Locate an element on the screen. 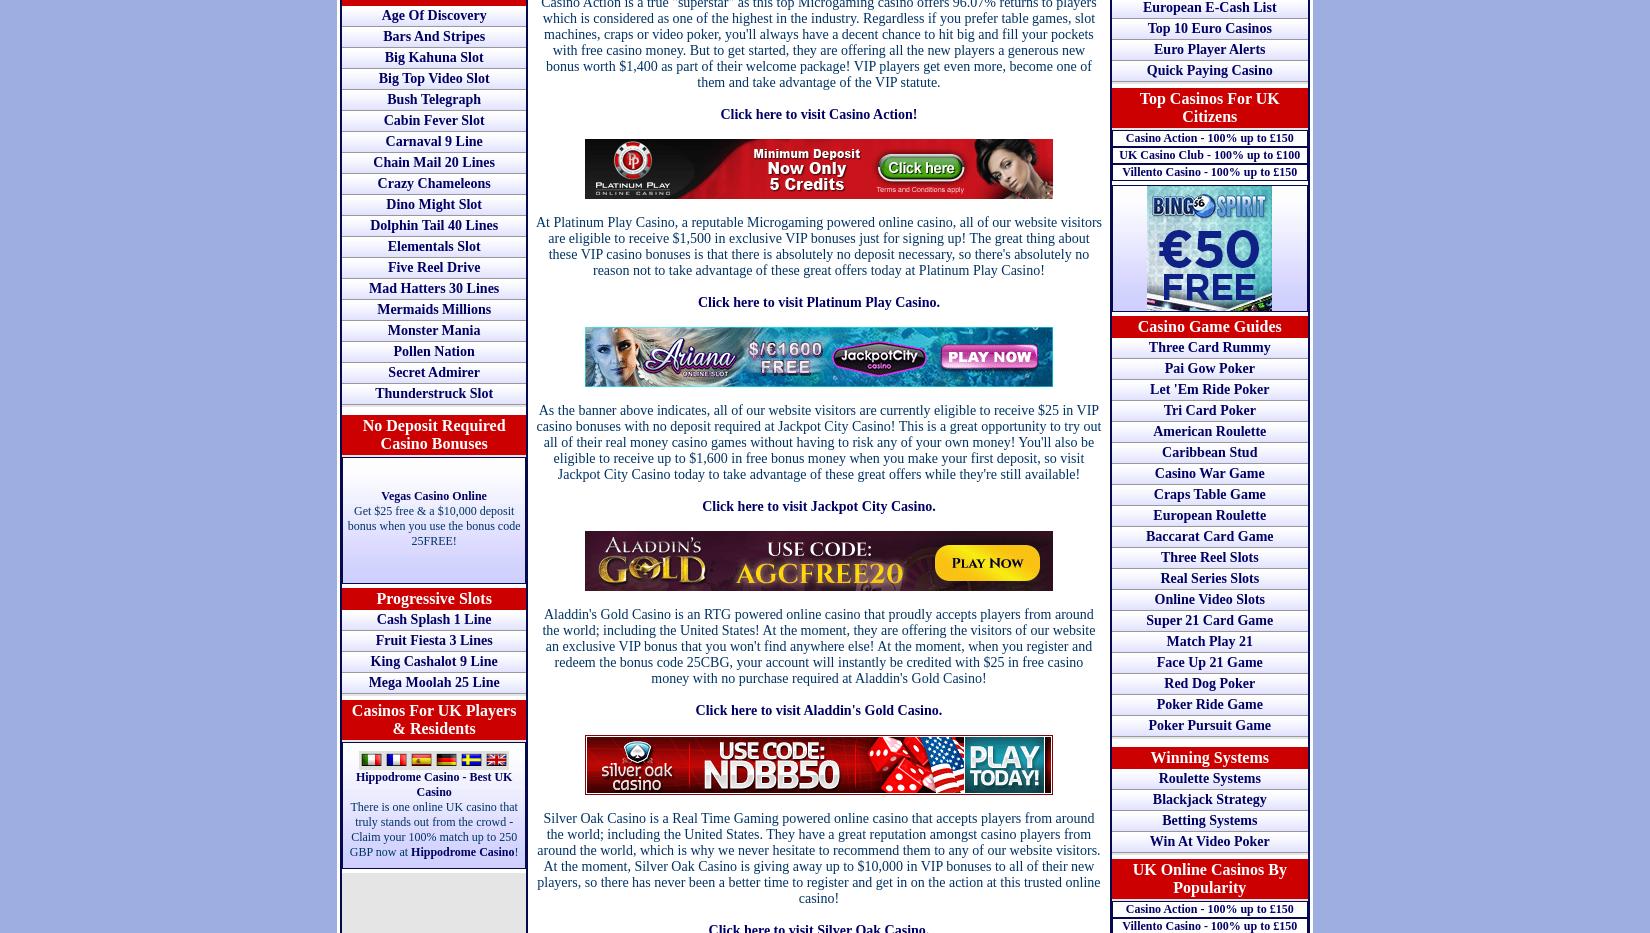  'Poker Pursuit Game' is located at coordinates (1209, 725).